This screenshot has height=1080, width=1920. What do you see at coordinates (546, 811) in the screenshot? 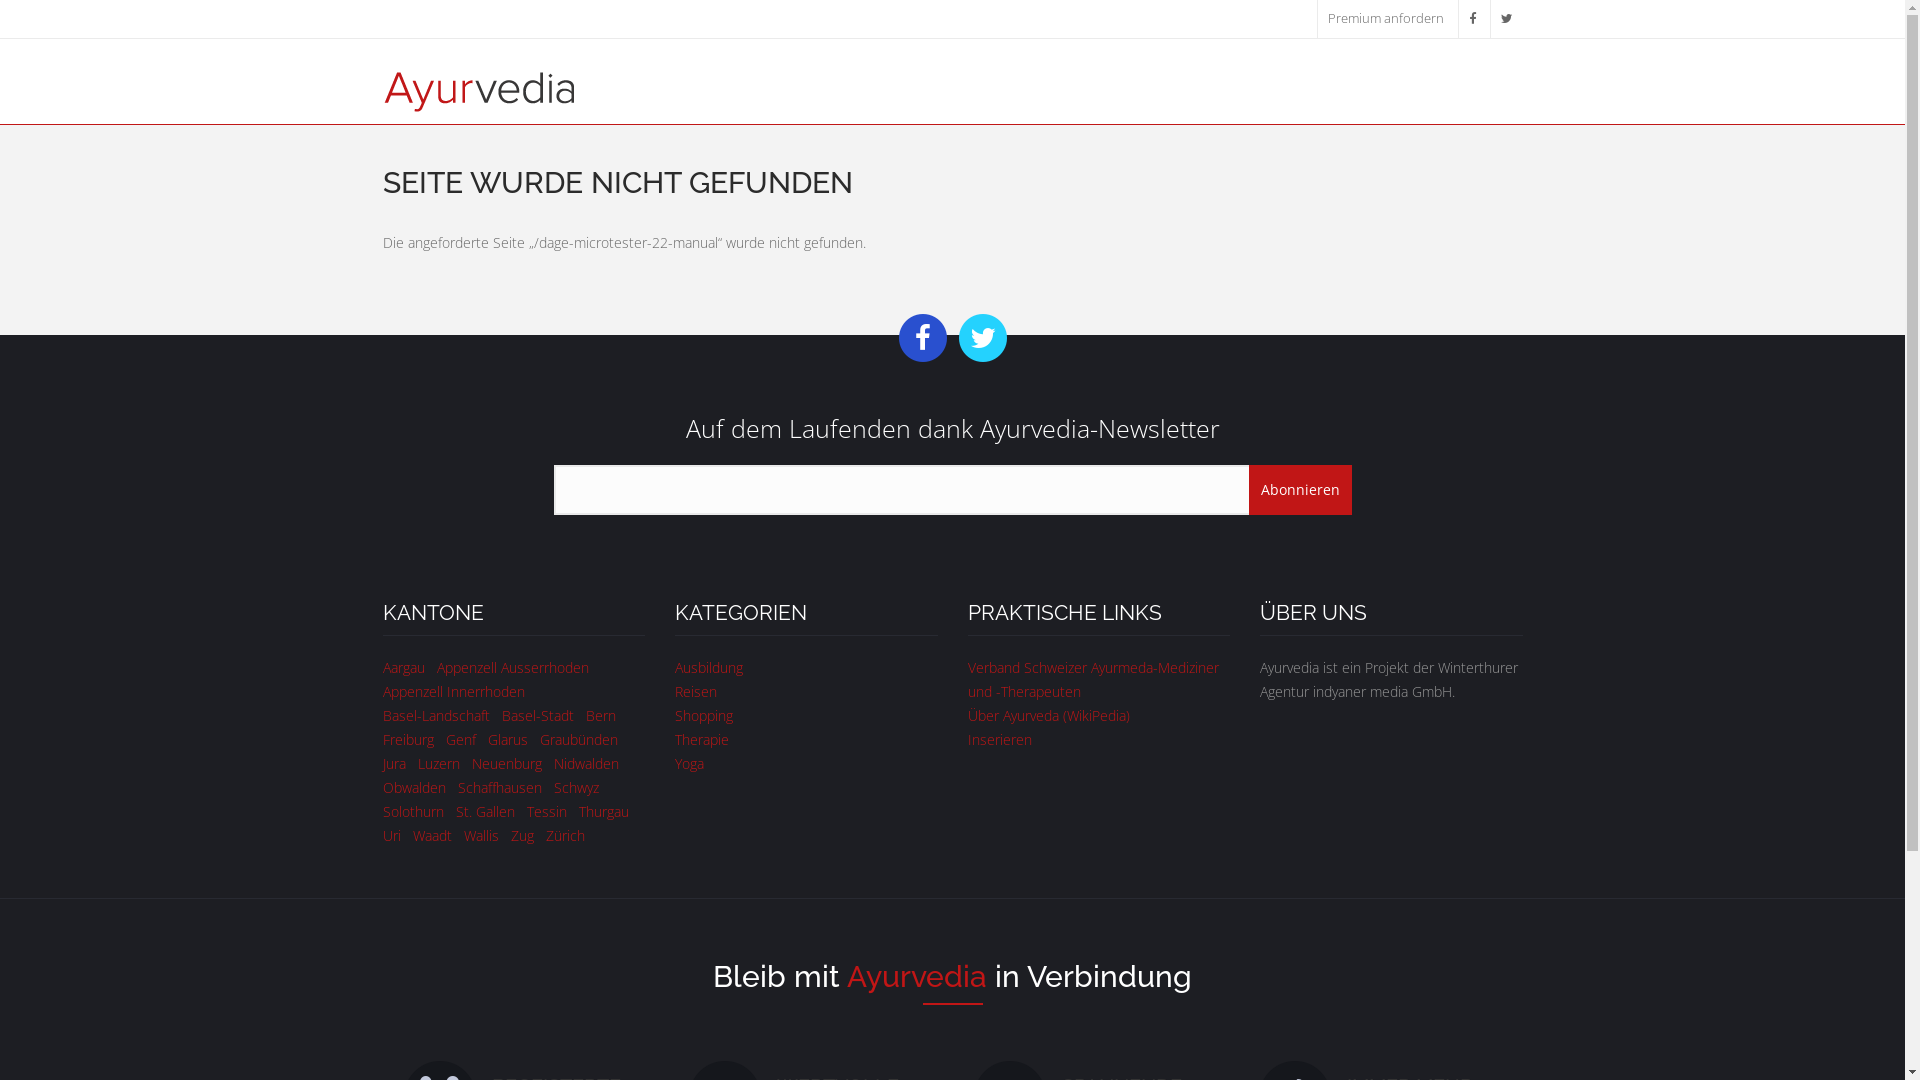
I see `'Tessin'` at bounding box center [546, 811].